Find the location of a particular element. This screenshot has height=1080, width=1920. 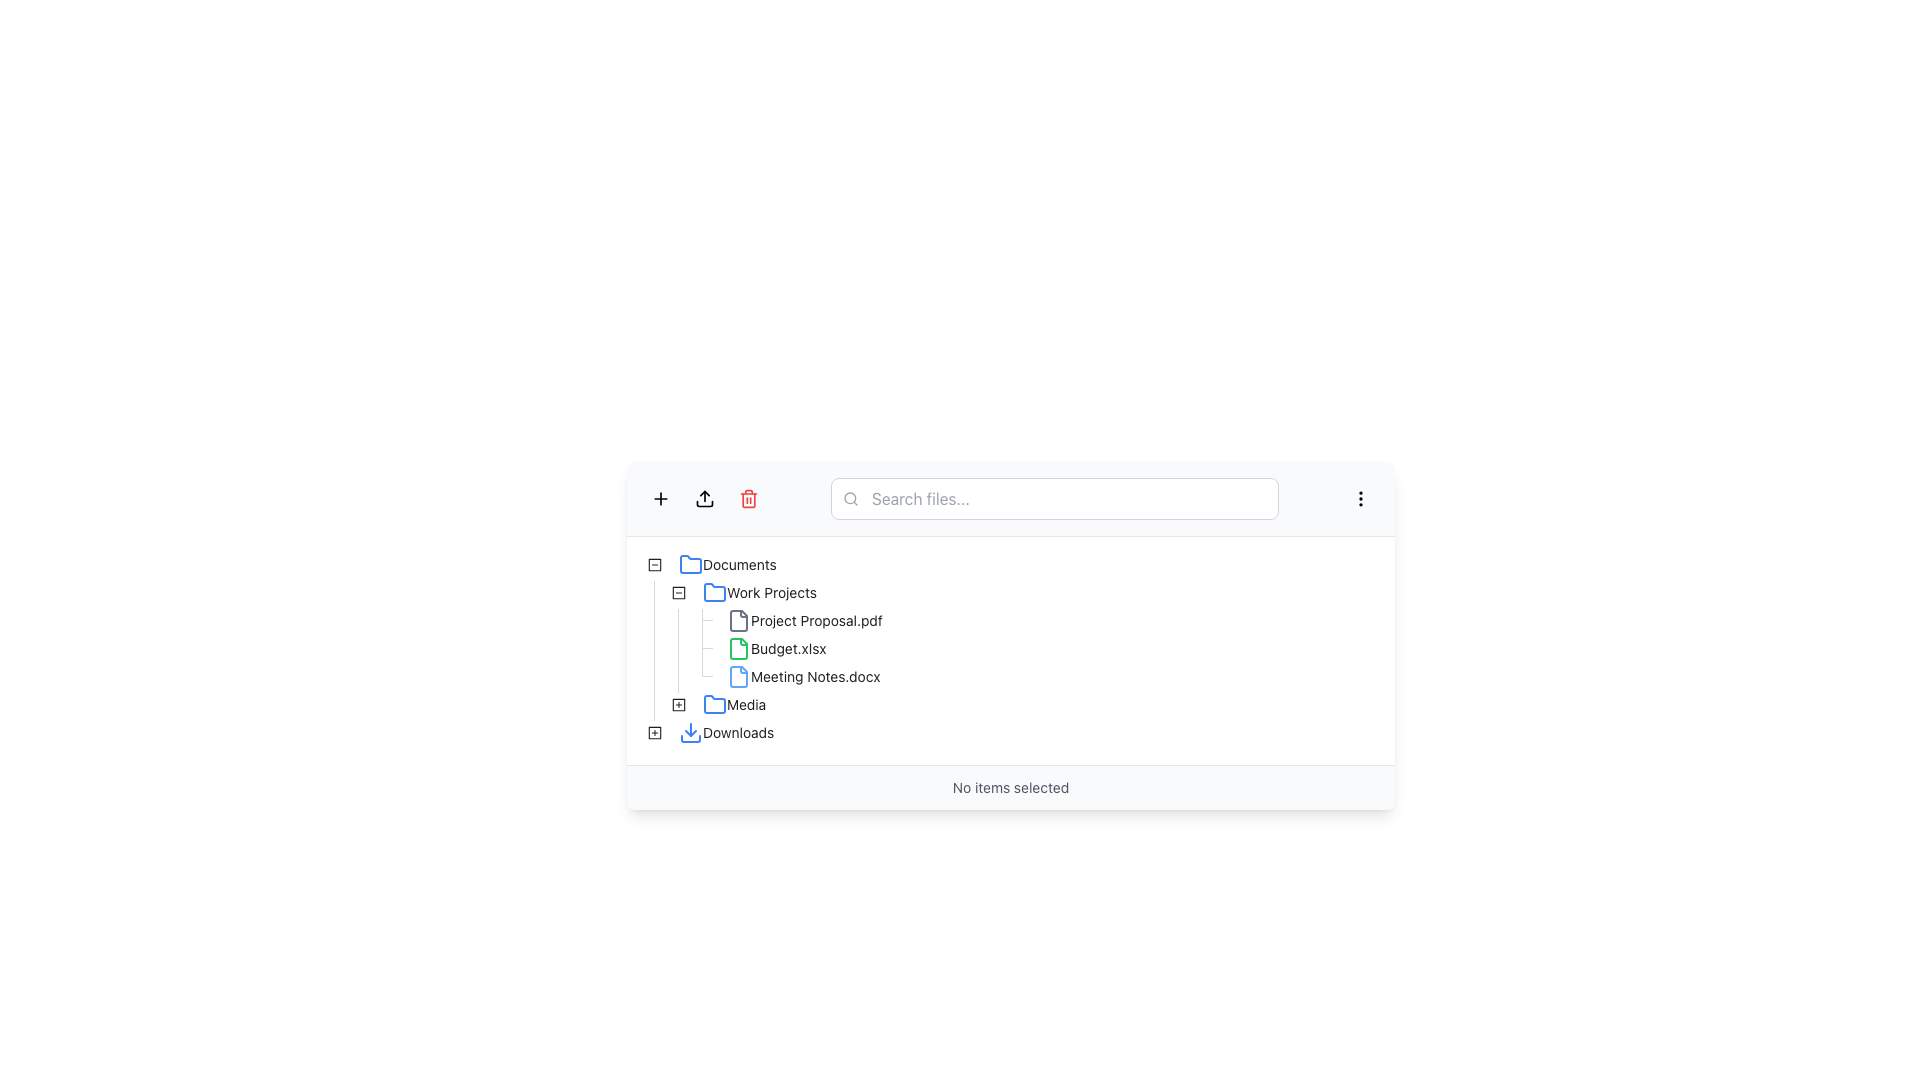

the blue downward arrow icon representing the download symbol to focus or select the associated 'Downloads' folder in the file tree structure is located at coordinates (691, 732).